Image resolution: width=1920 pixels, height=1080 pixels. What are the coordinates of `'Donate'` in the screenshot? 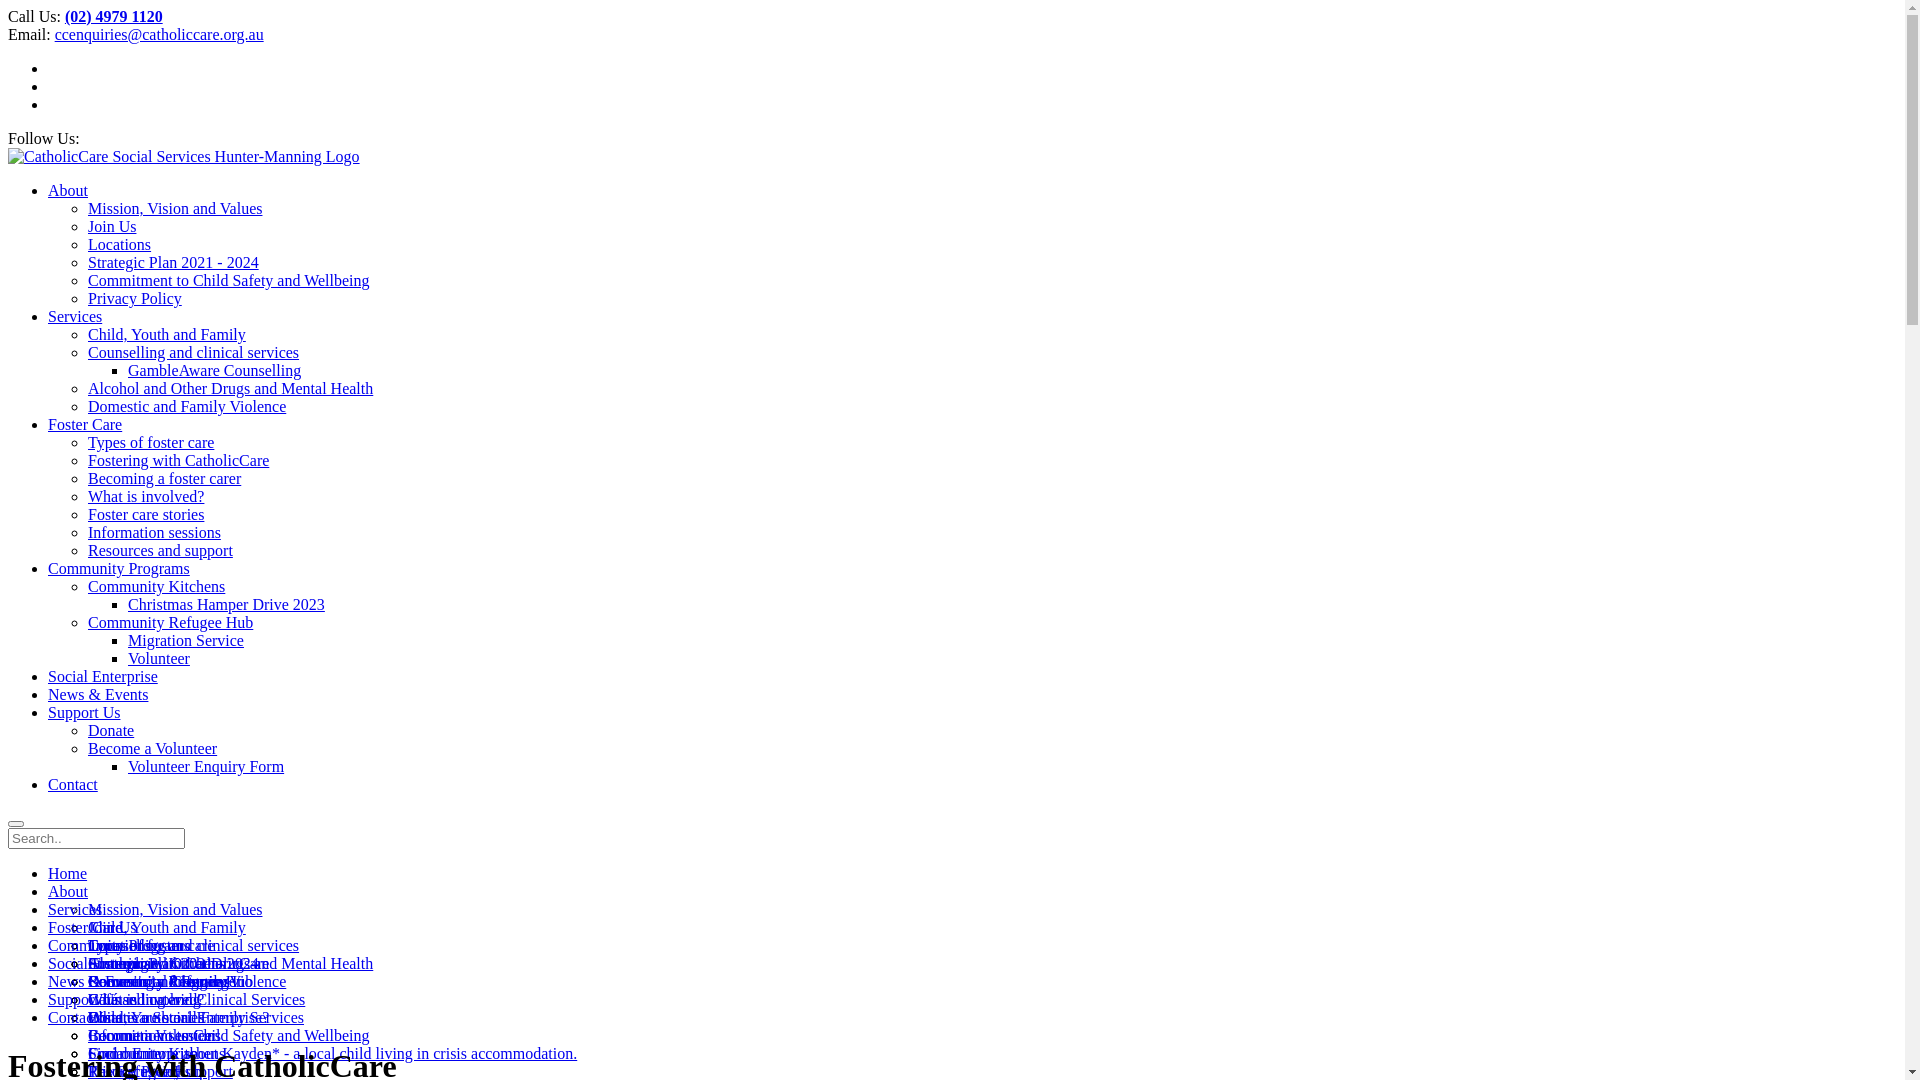 It's located at (109, 730).